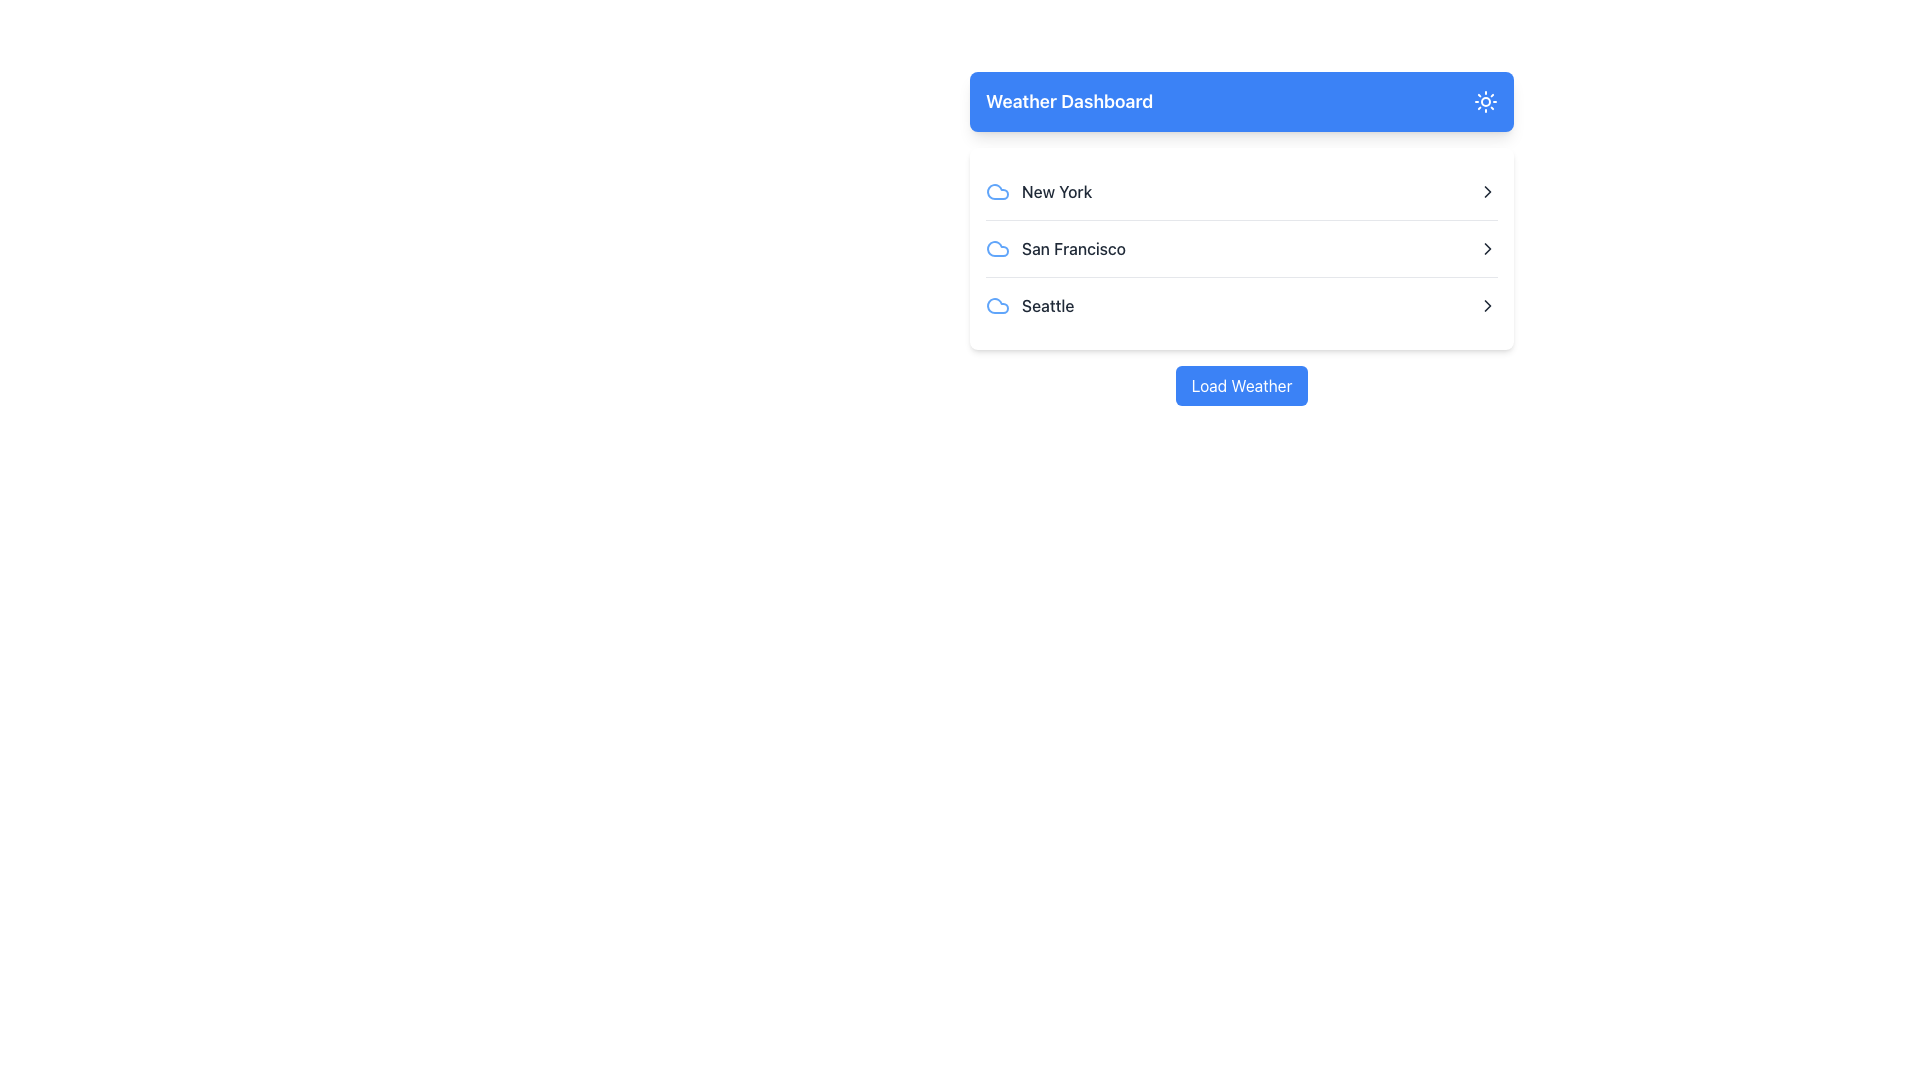  I want to click on the selectable list entry for the city 'San Francisco', so click(1241, 248).